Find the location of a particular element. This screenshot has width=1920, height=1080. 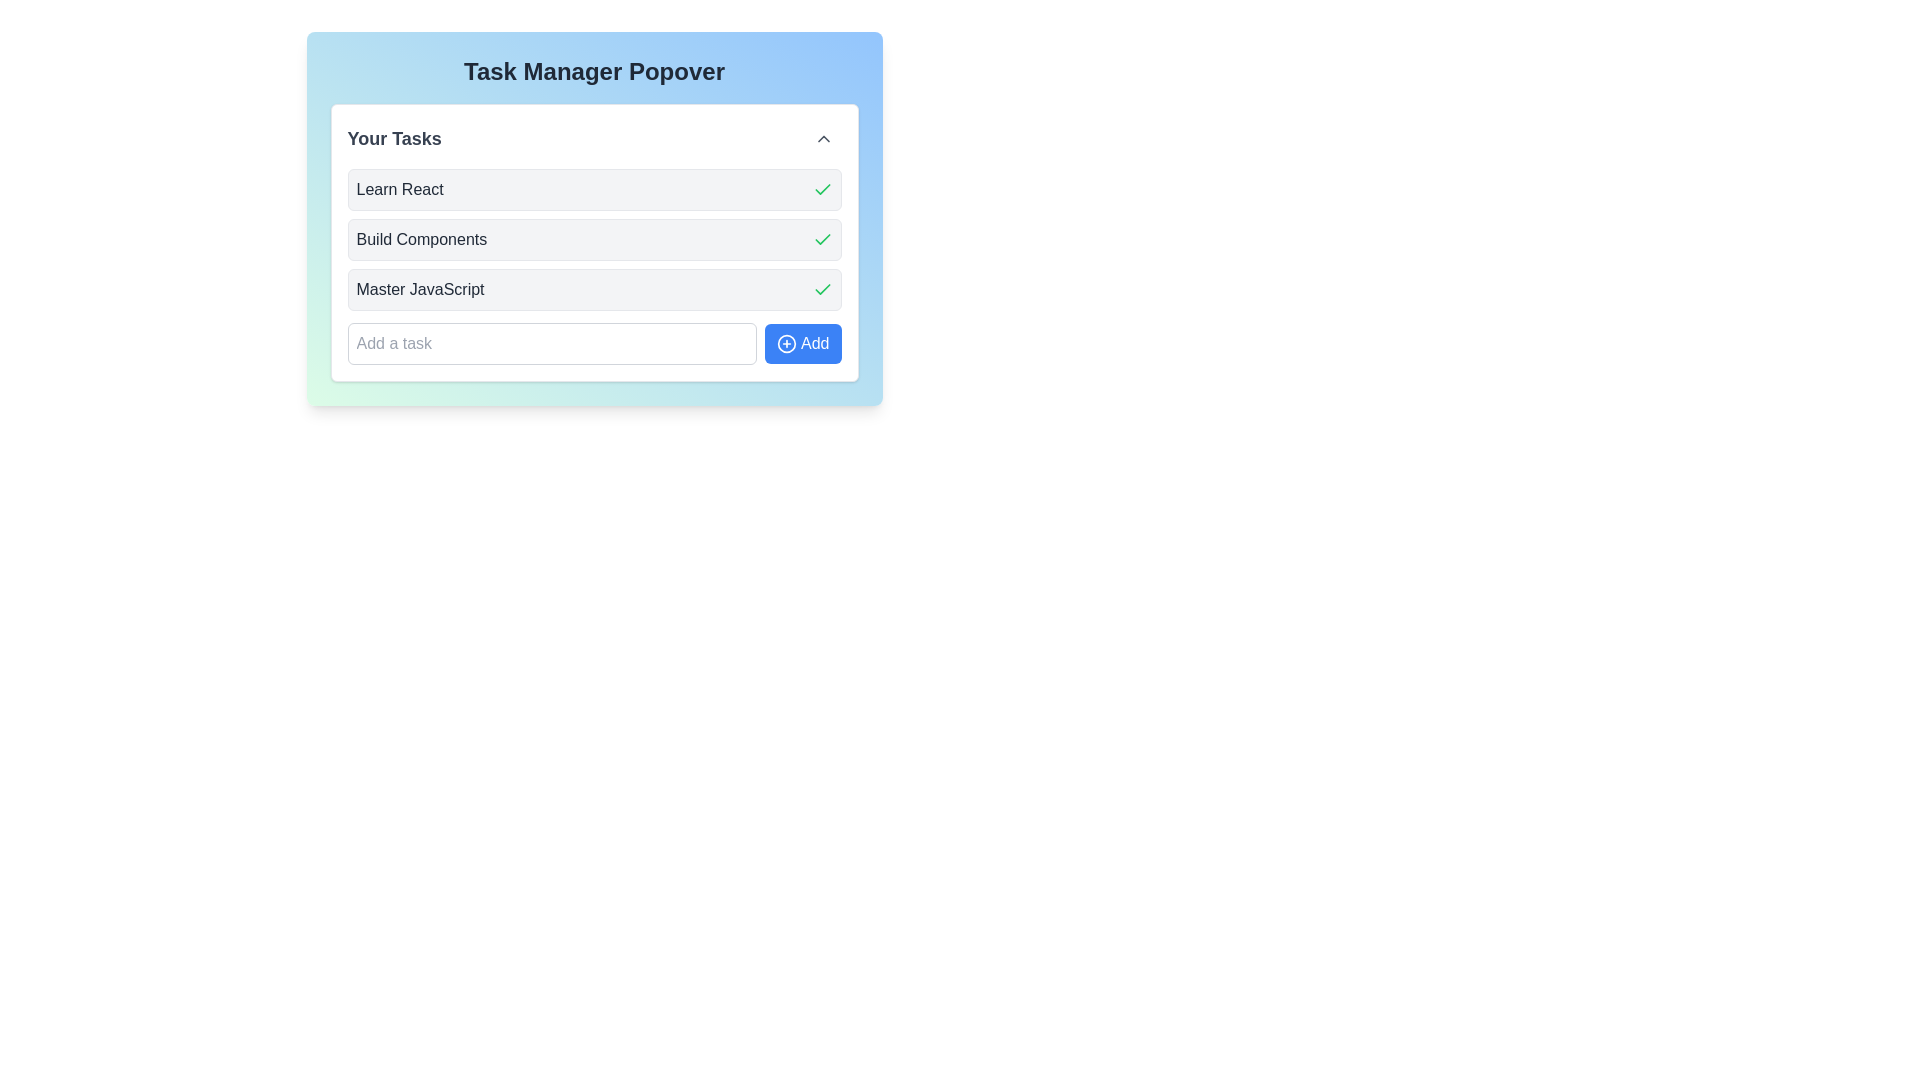

the checkmark icon that signifies the successful completion of the task 'Master JavaScript', located at the far right of the third row under 'Your Tasks' is located at coordinates (822, 289).